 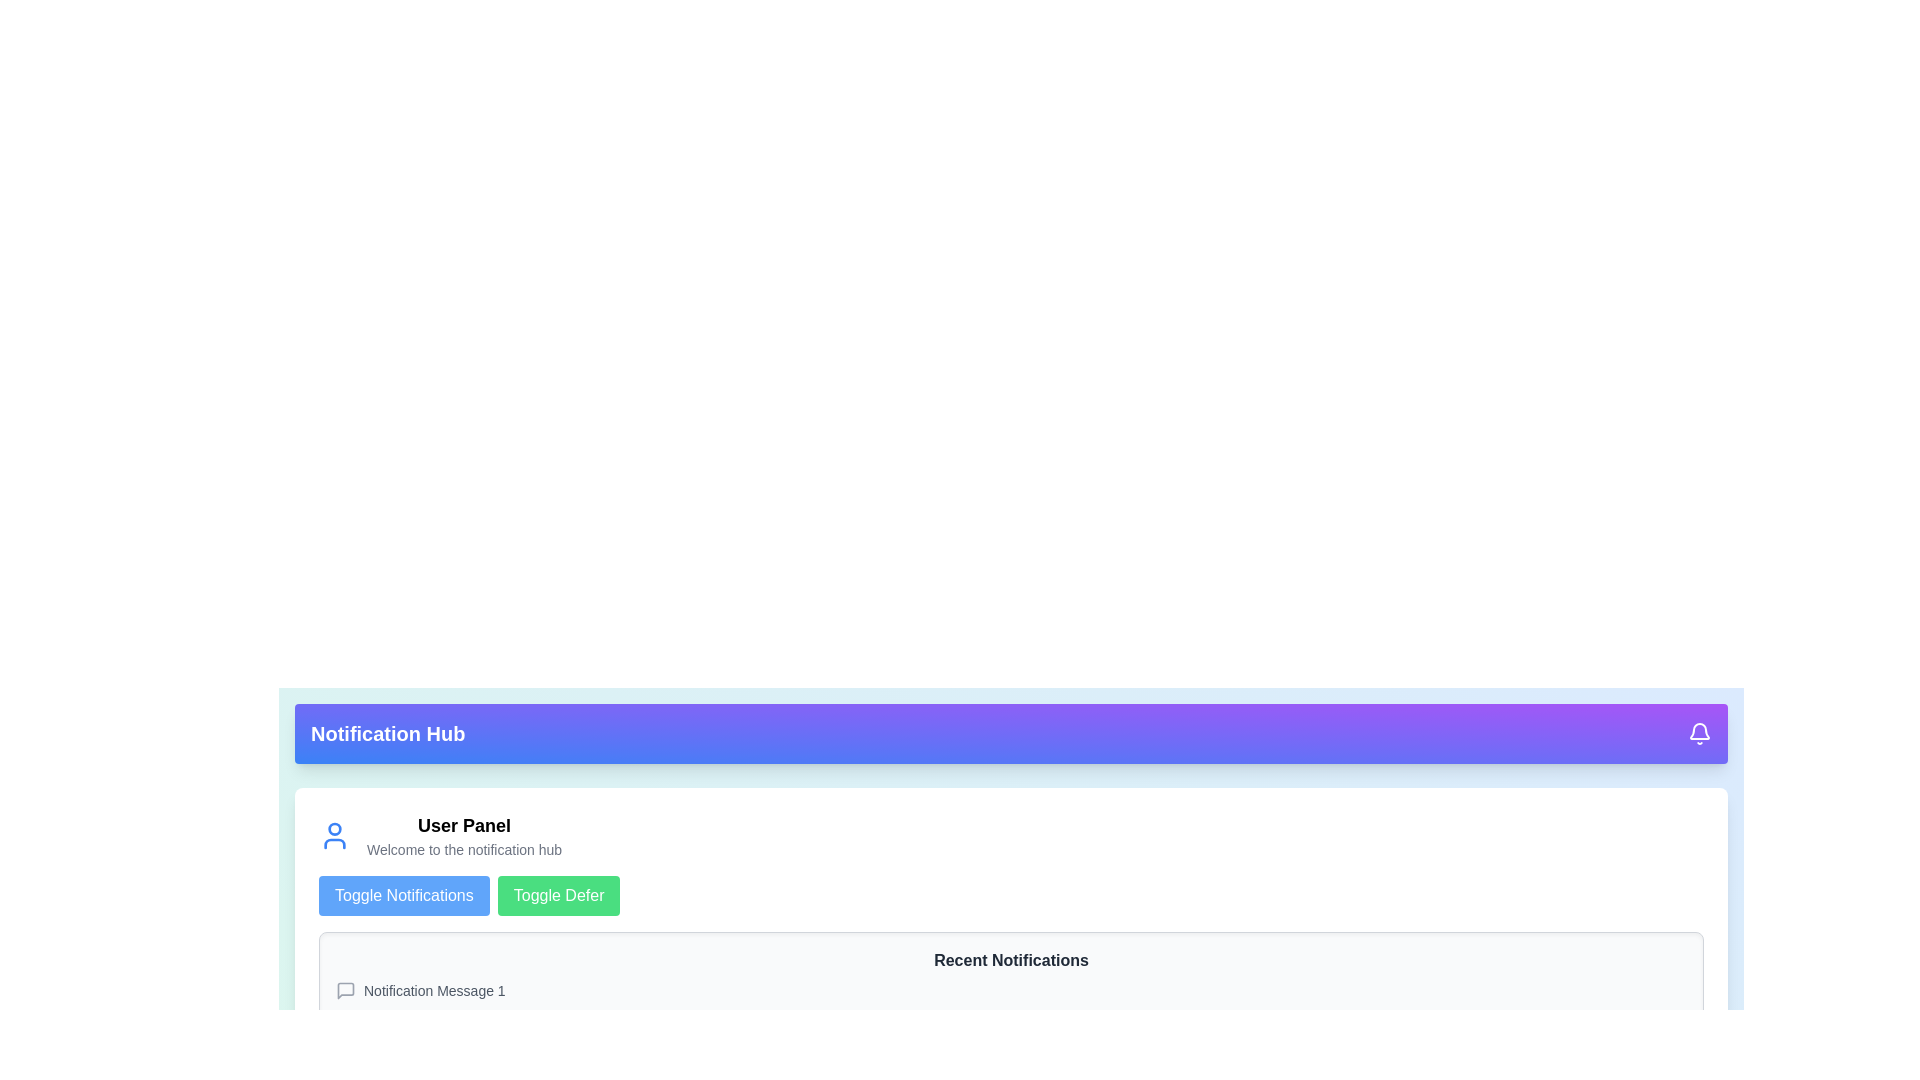 I want to click on text block that serves as a header and description for the notifications or user panel features, located slightly to the right of the user icon graphic, so click(x=463, y=836).